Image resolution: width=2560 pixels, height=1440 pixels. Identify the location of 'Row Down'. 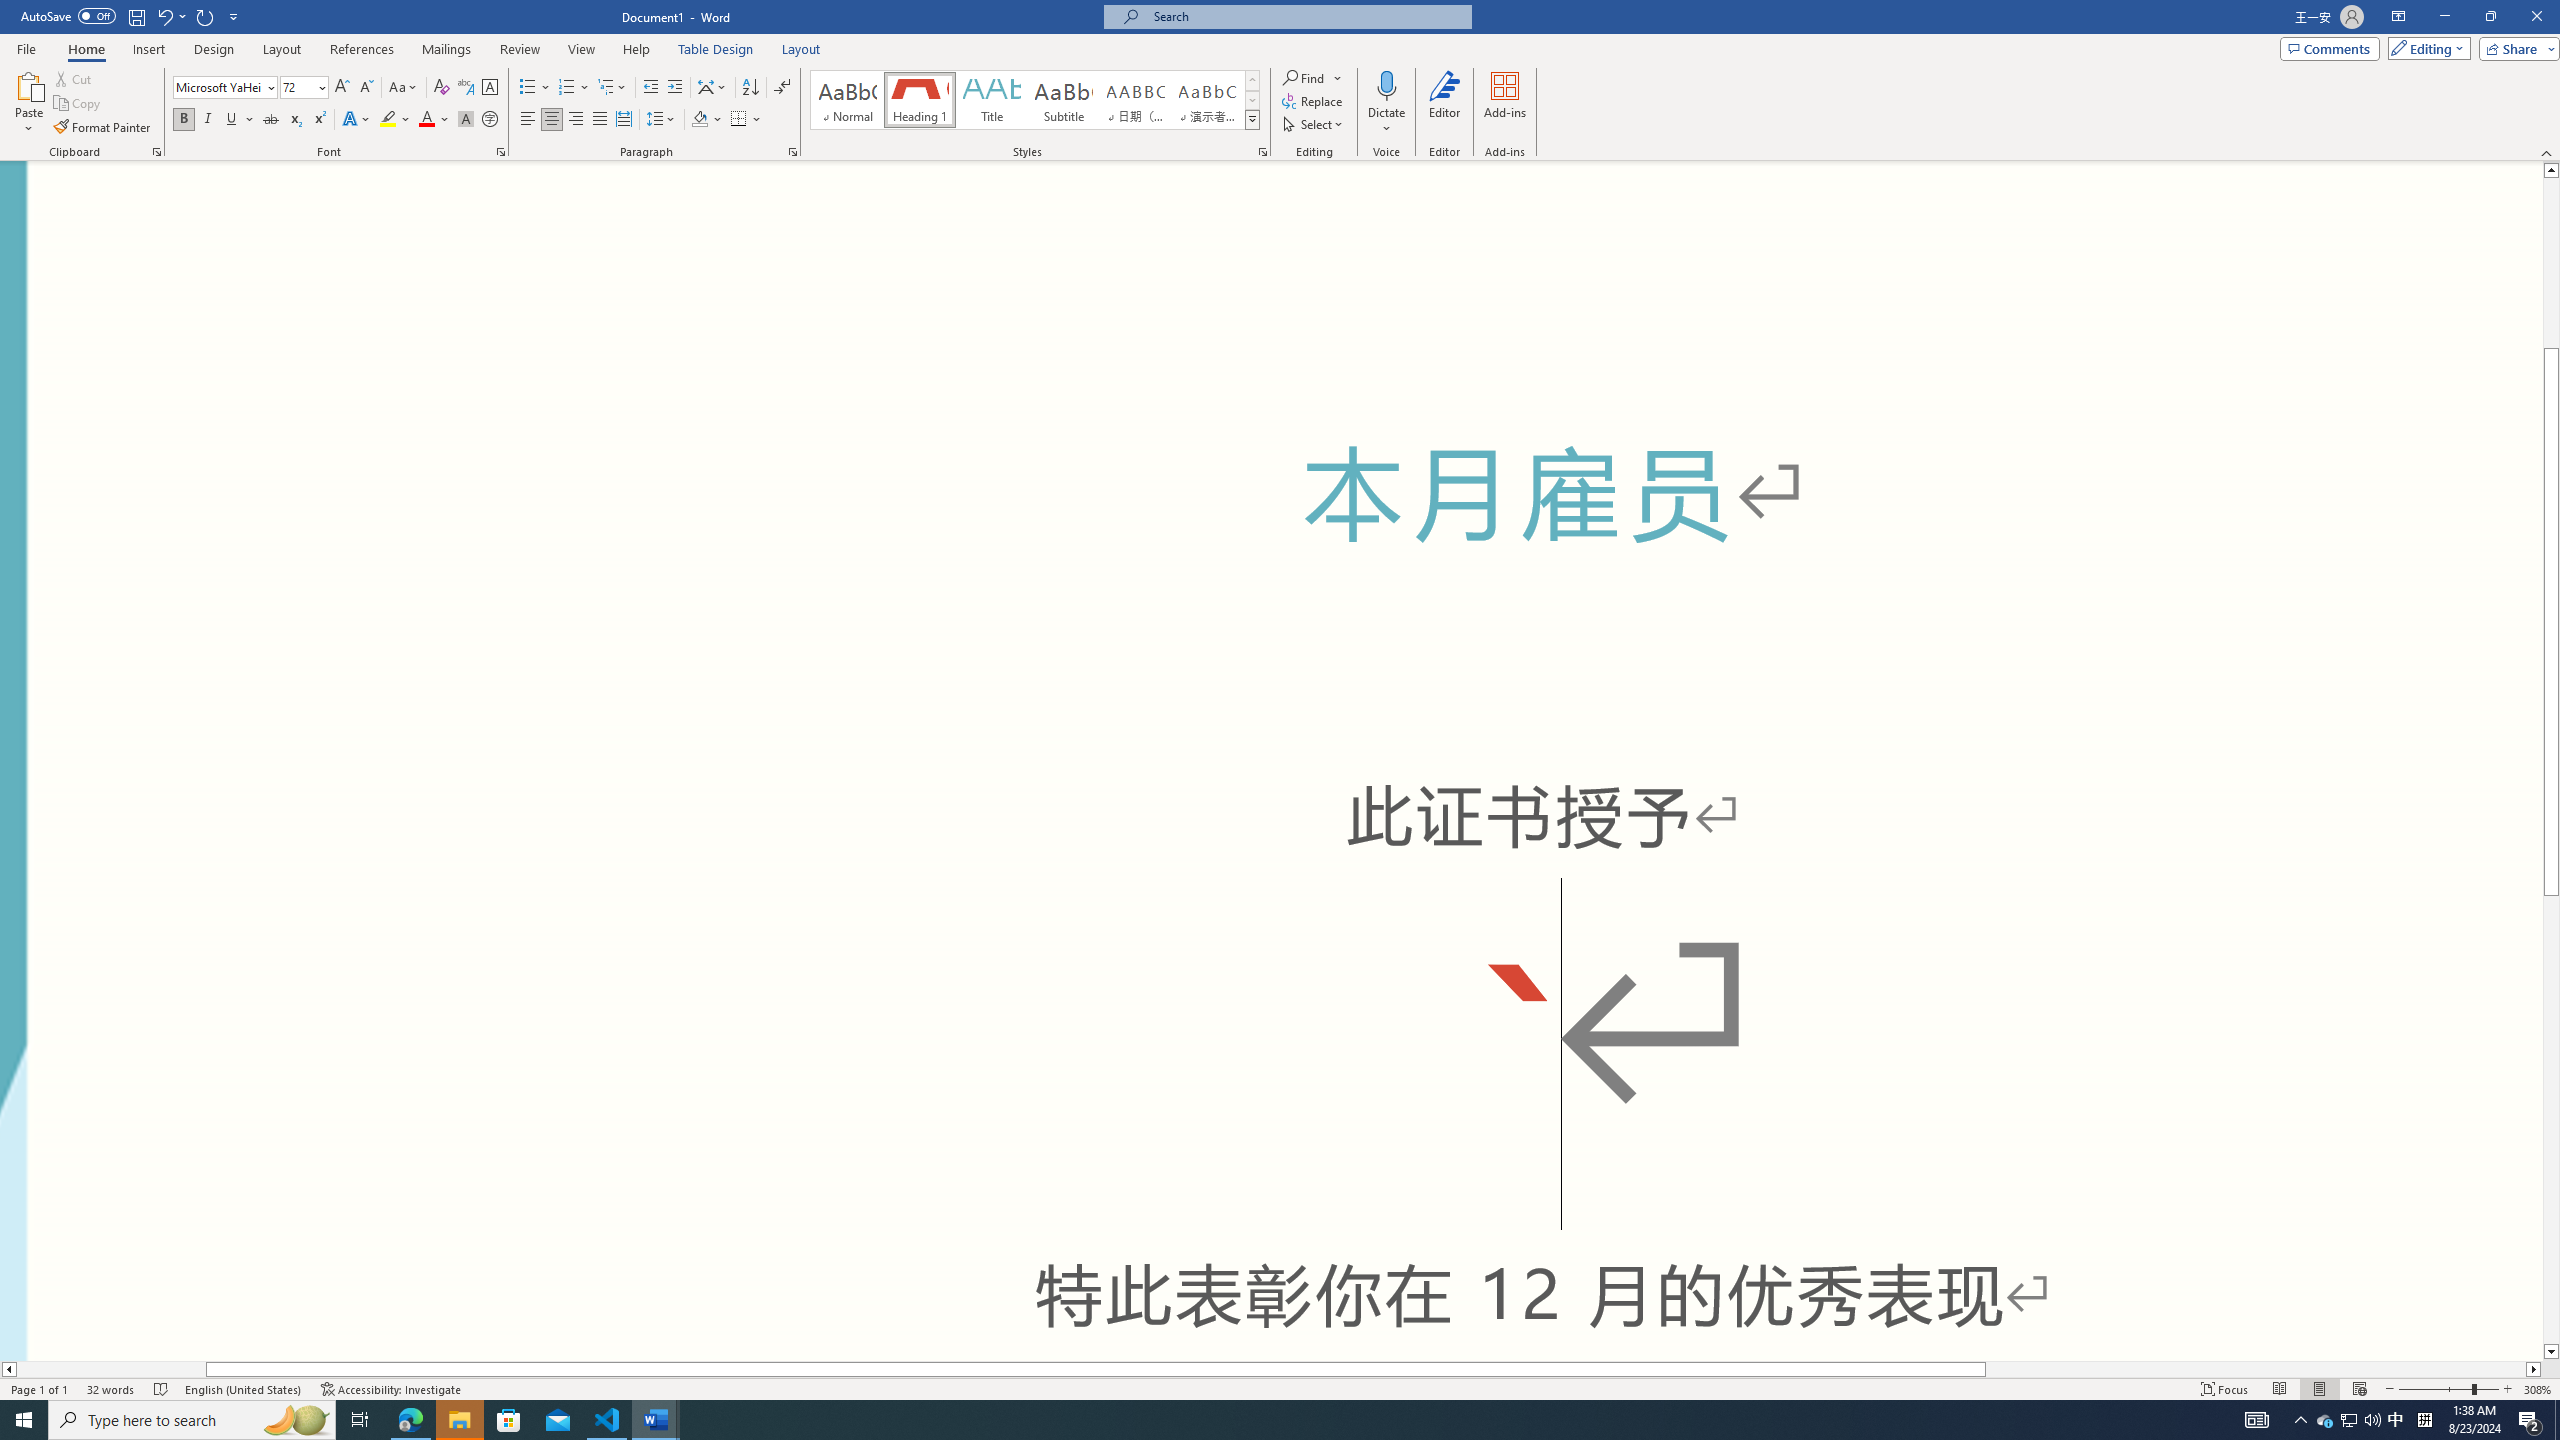
(1251, 99).